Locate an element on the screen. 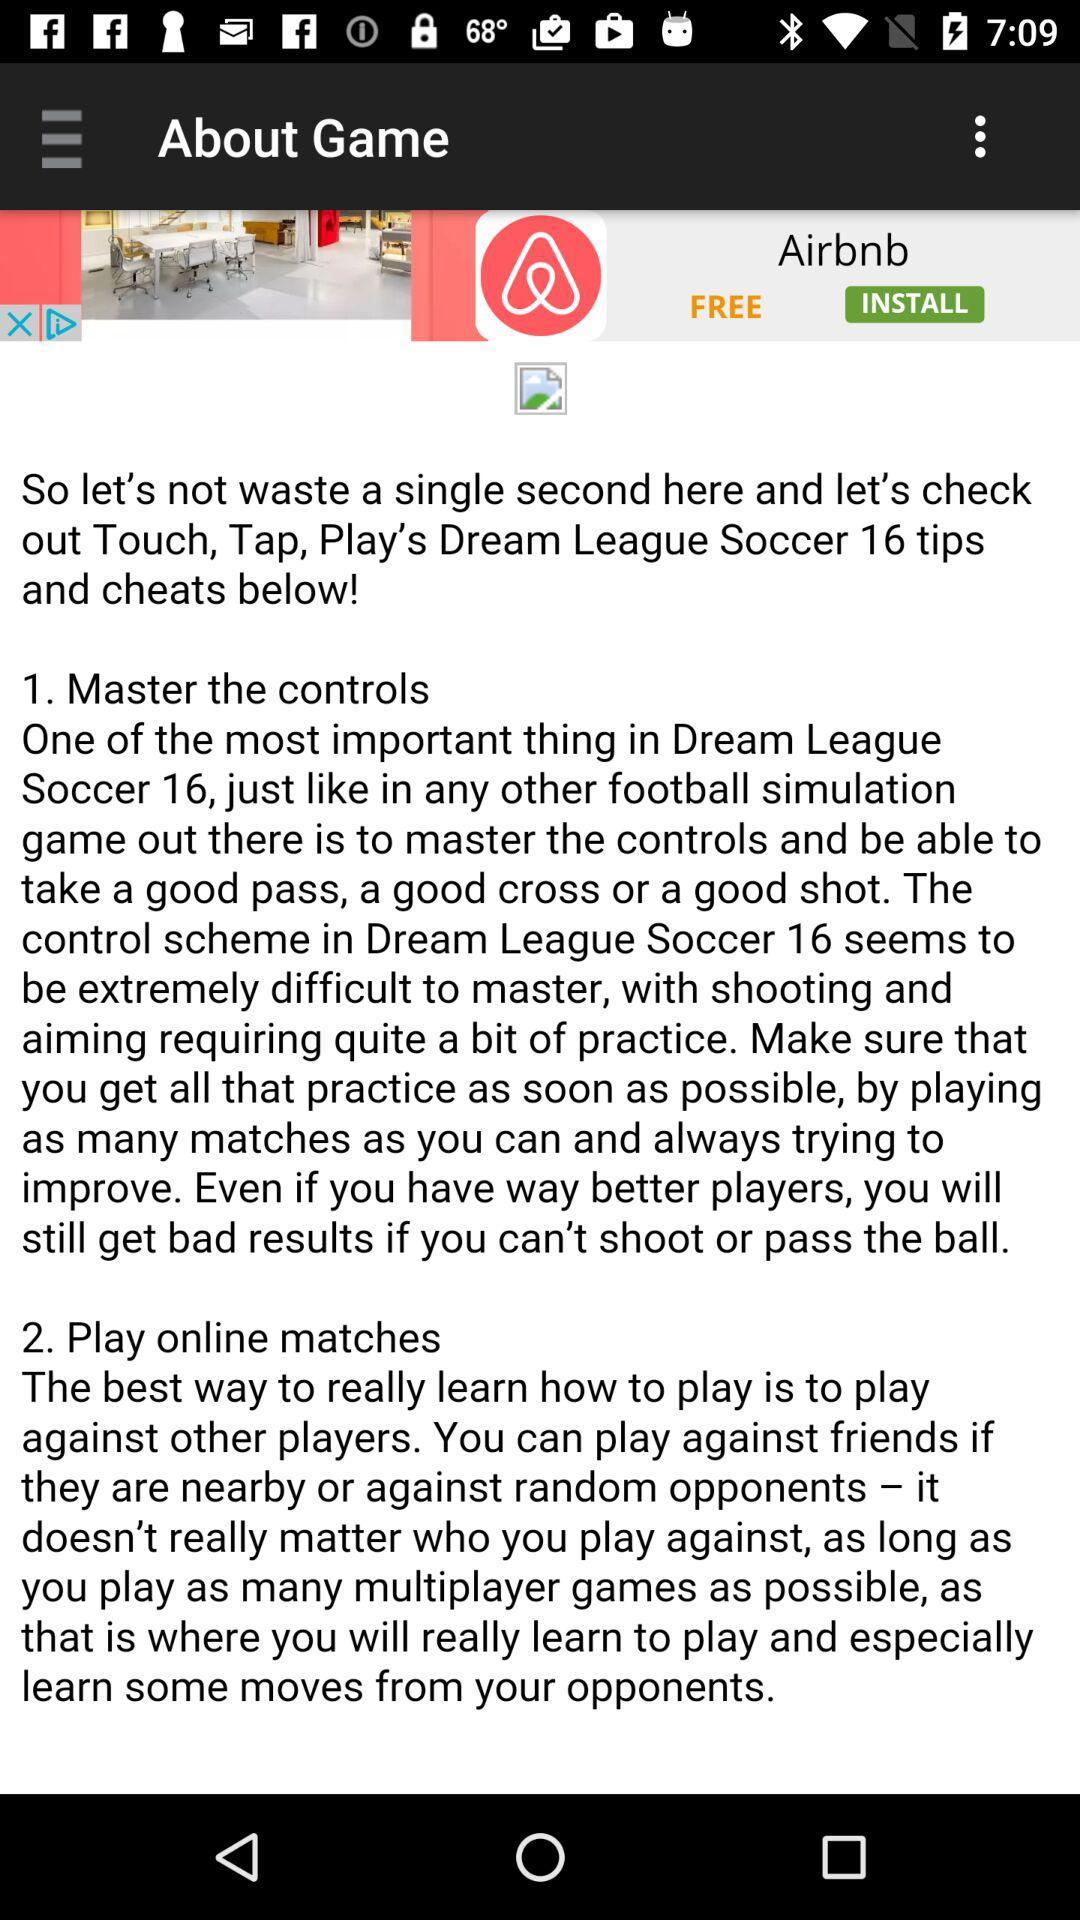 The width and height of the screenshot is (1080, 1920). space where you access advertising is located at coordinates (540, 274).